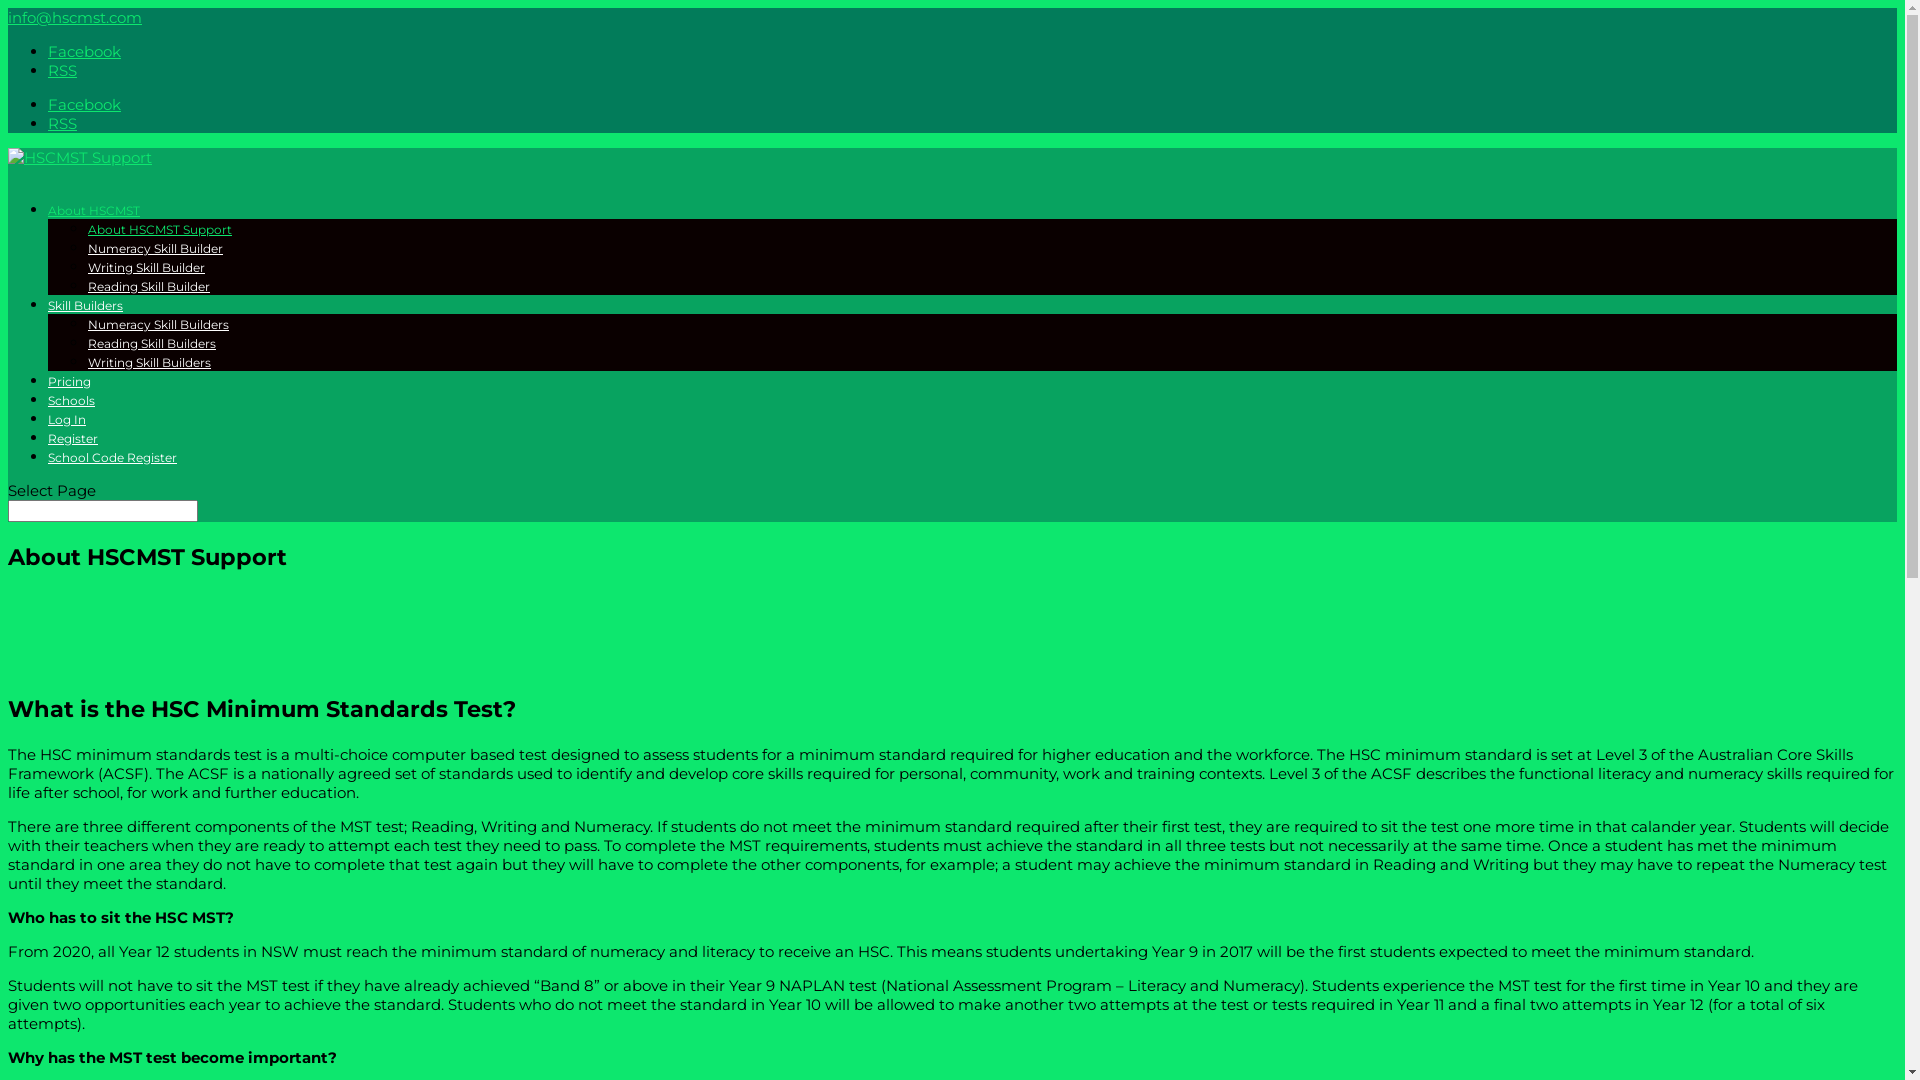  Describe the element at coordinates (67, 427) in the screenshot. I see `'Log In'` at that location.